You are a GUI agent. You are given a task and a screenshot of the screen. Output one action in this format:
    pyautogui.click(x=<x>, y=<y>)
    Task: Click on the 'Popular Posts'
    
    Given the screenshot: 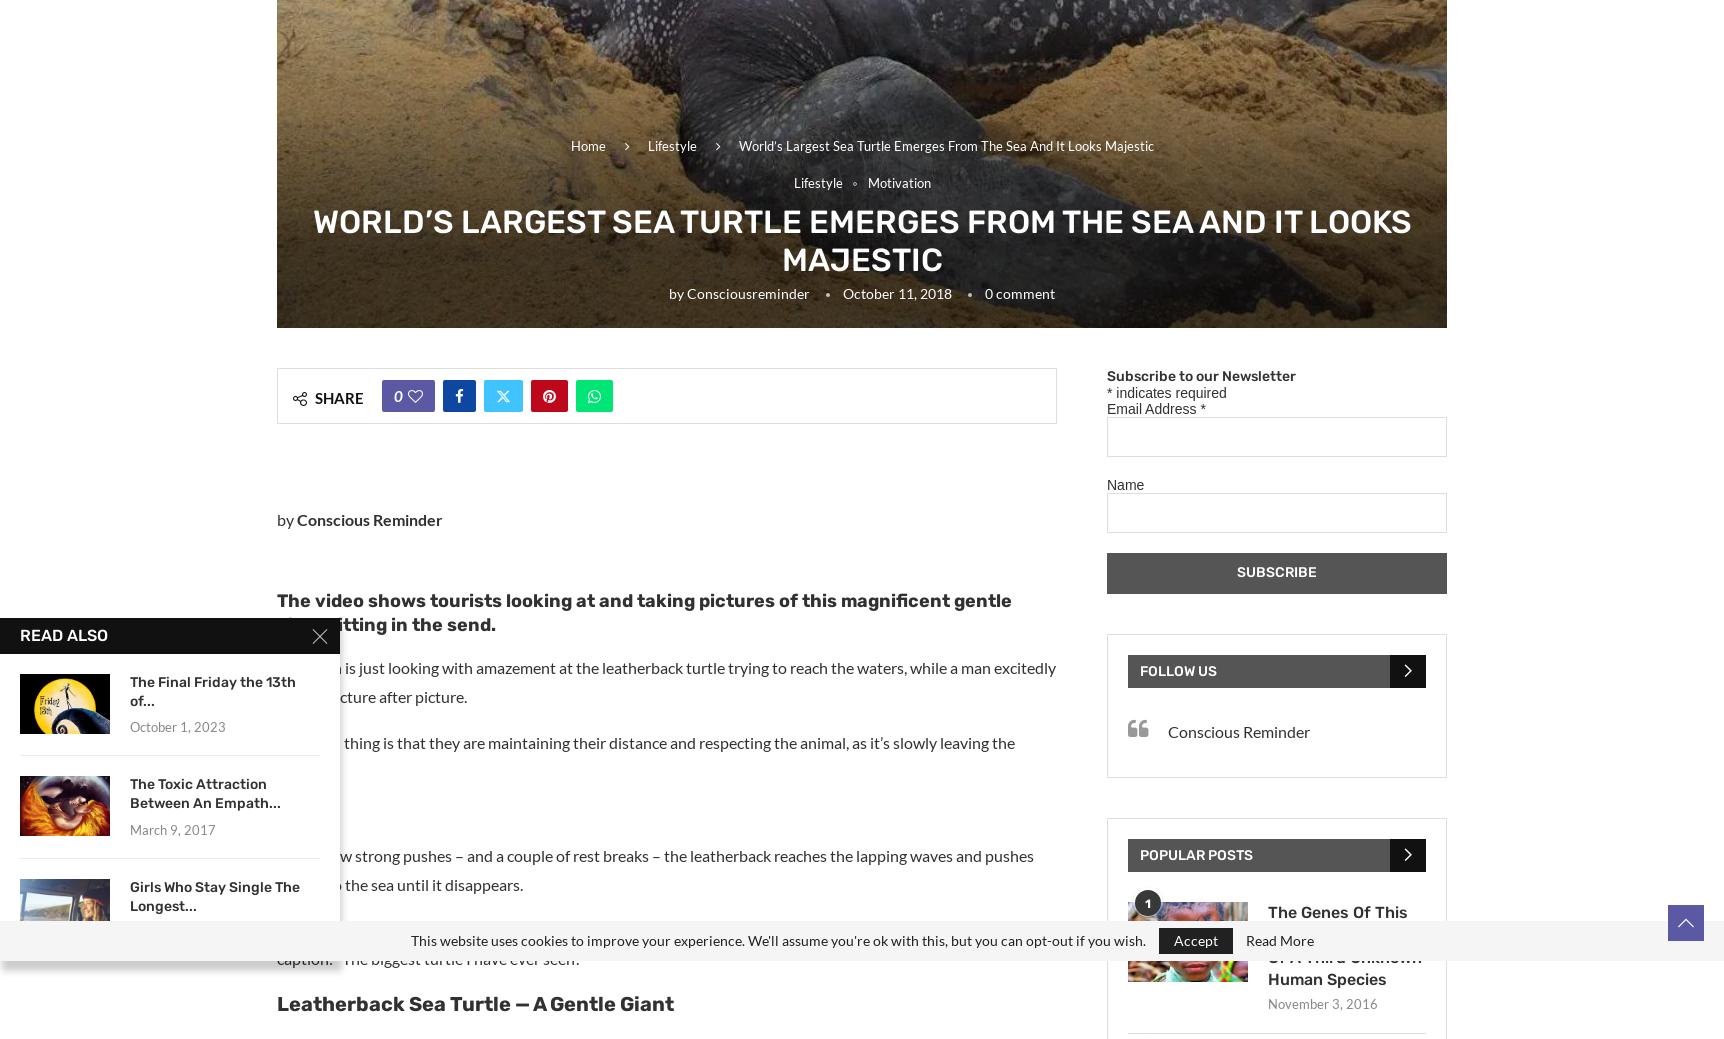 What is the action you would take?
    pyautogui.click(x=1196, y=853)
    